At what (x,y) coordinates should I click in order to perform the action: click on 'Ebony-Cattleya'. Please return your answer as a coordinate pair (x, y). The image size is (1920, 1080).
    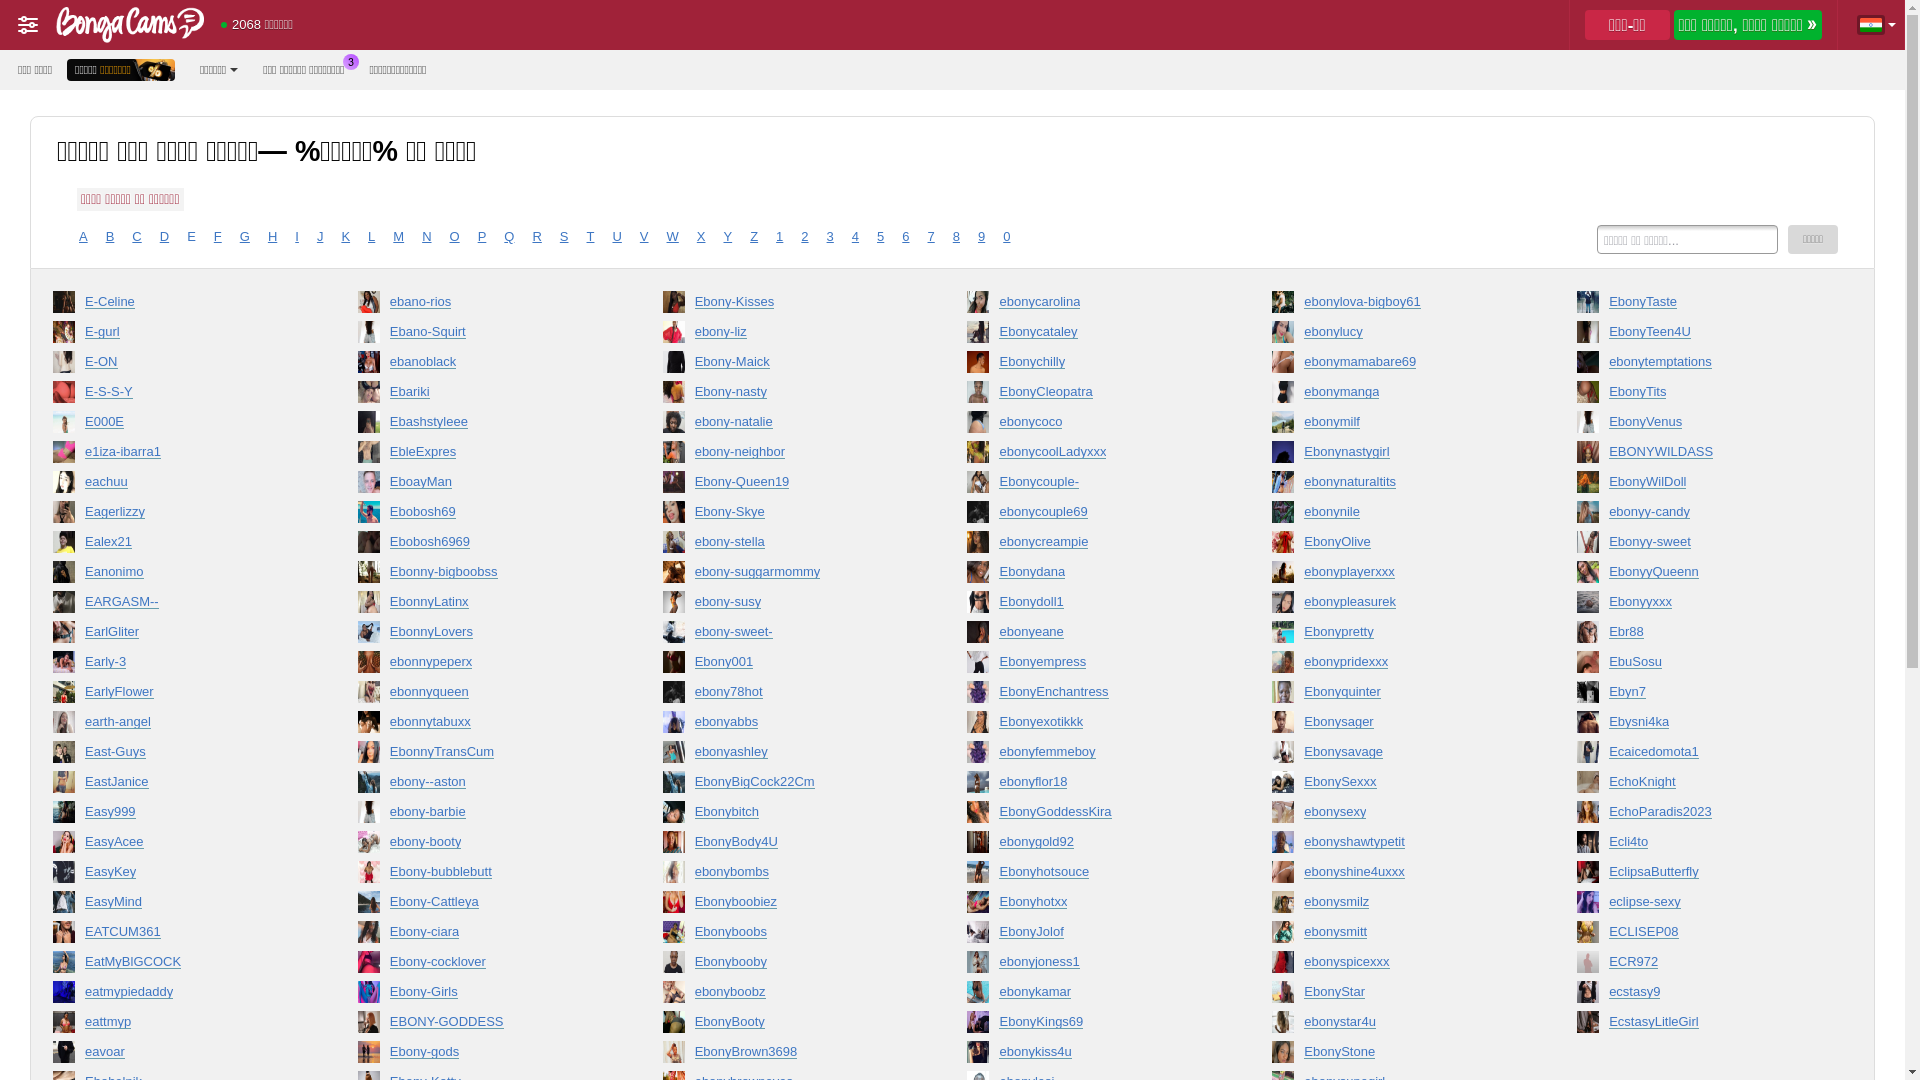
    Looking at the image, I should click on (481, 906).